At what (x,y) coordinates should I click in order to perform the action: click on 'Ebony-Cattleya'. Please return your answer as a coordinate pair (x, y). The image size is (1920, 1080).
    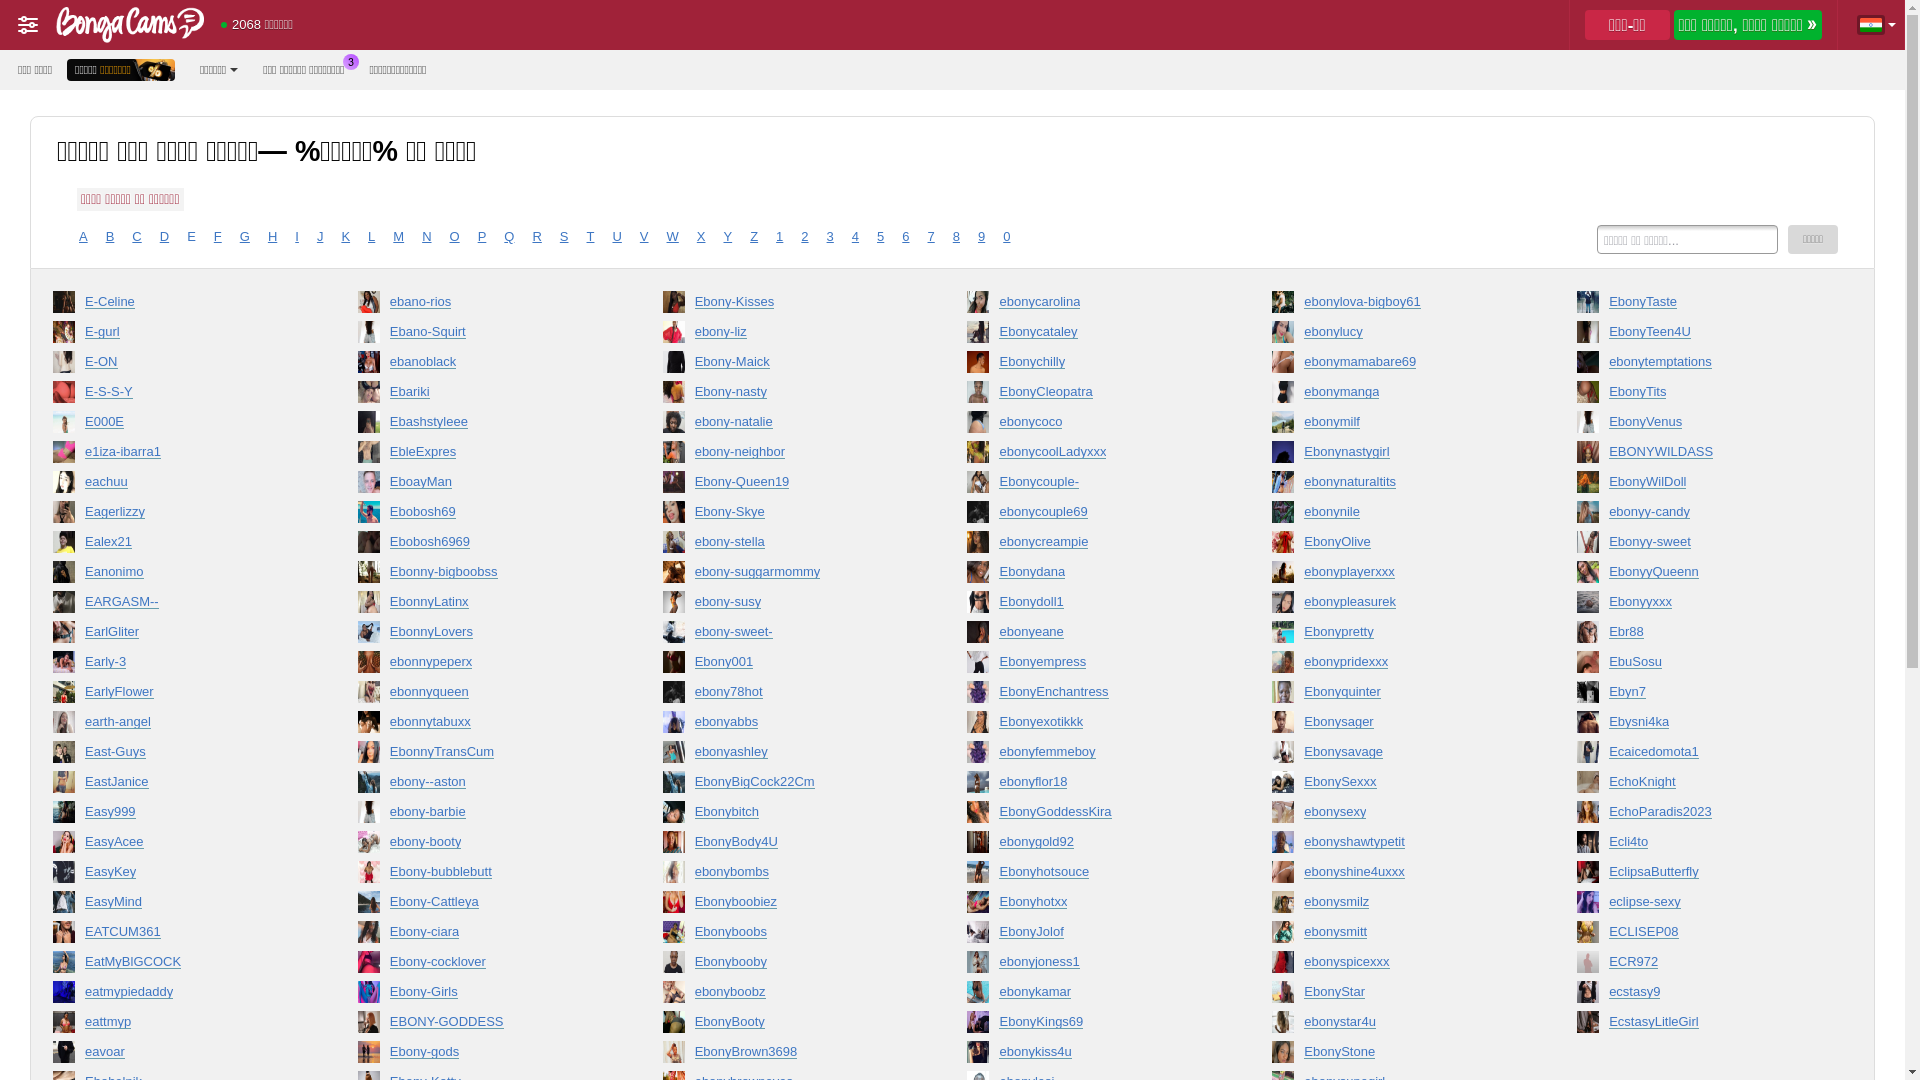
    Looking at the image, I should click on (481, 906).